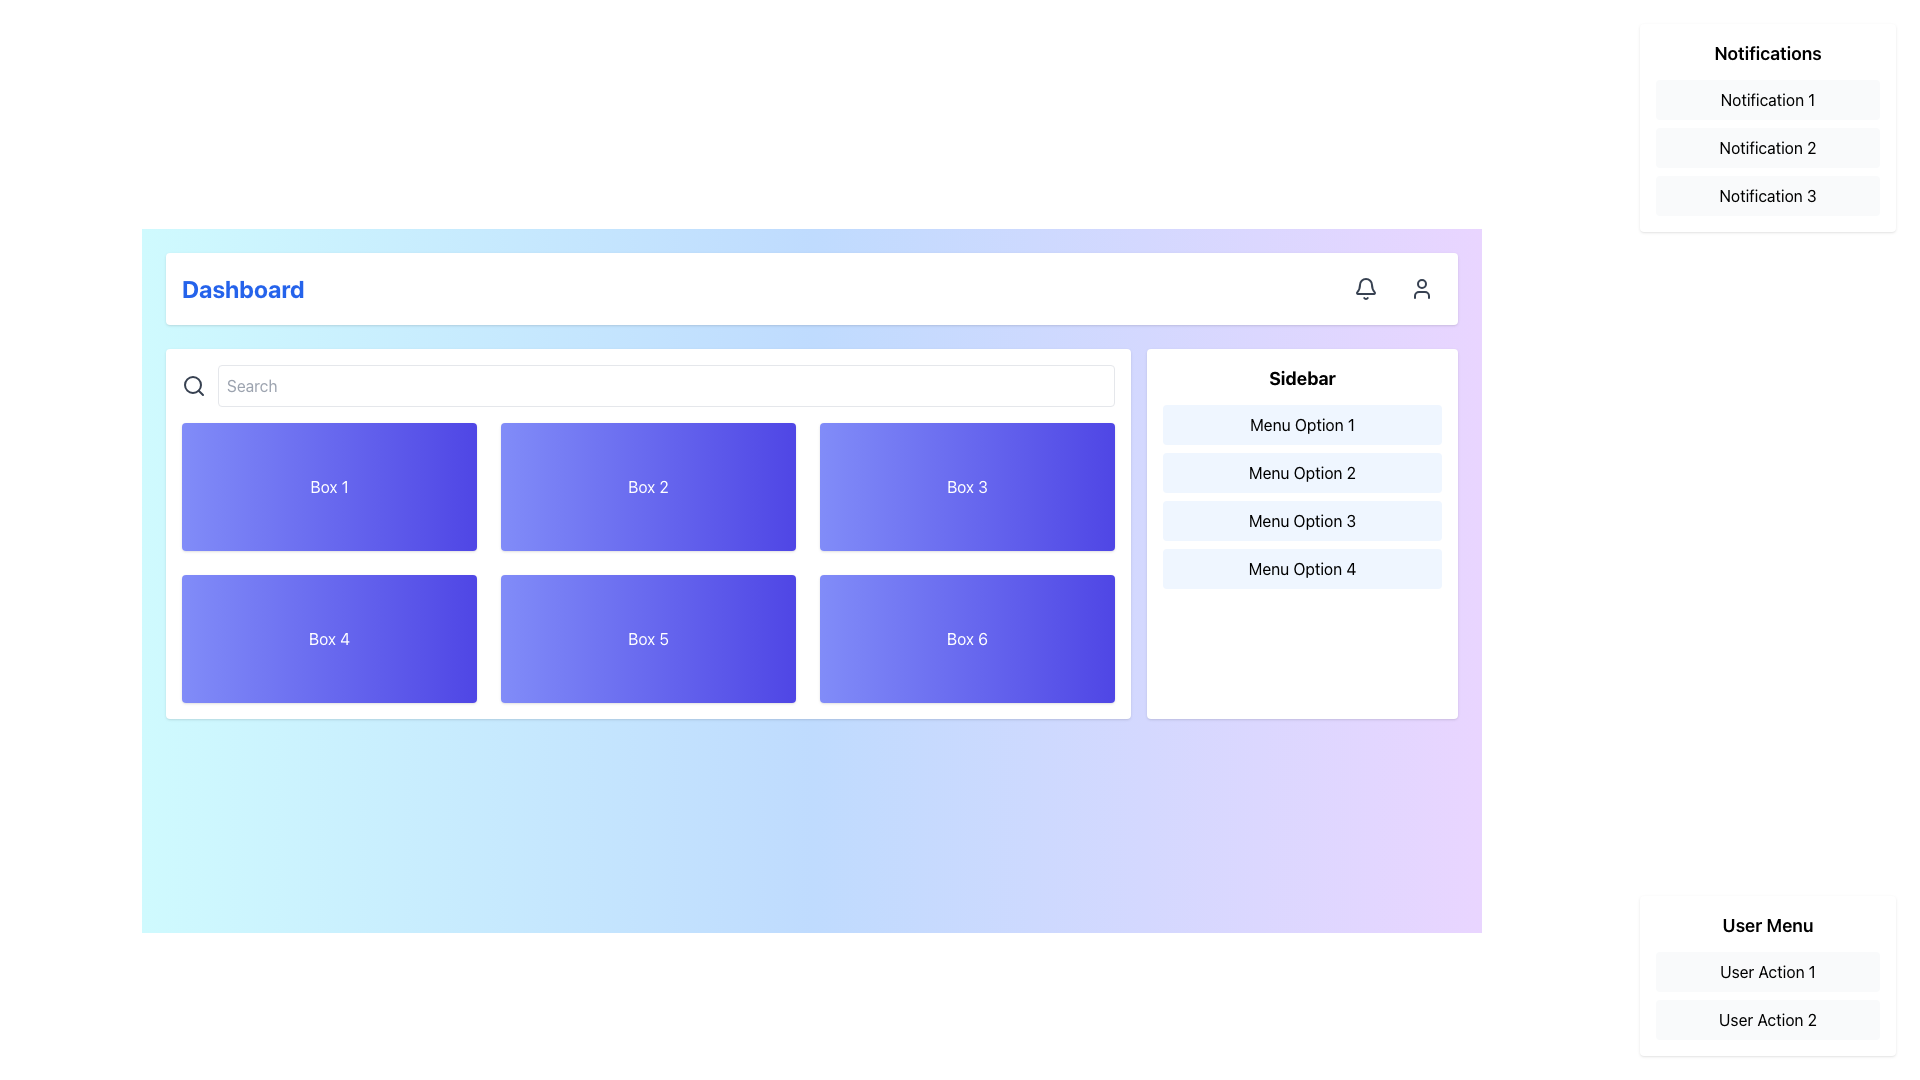  What do you see at coordinates (1302, 569) in the screenshot?
I see `the 'Menu Option 4' button located in the bottom-right section of the interface within the Sidebar group` at bounding box center [1302, 569].